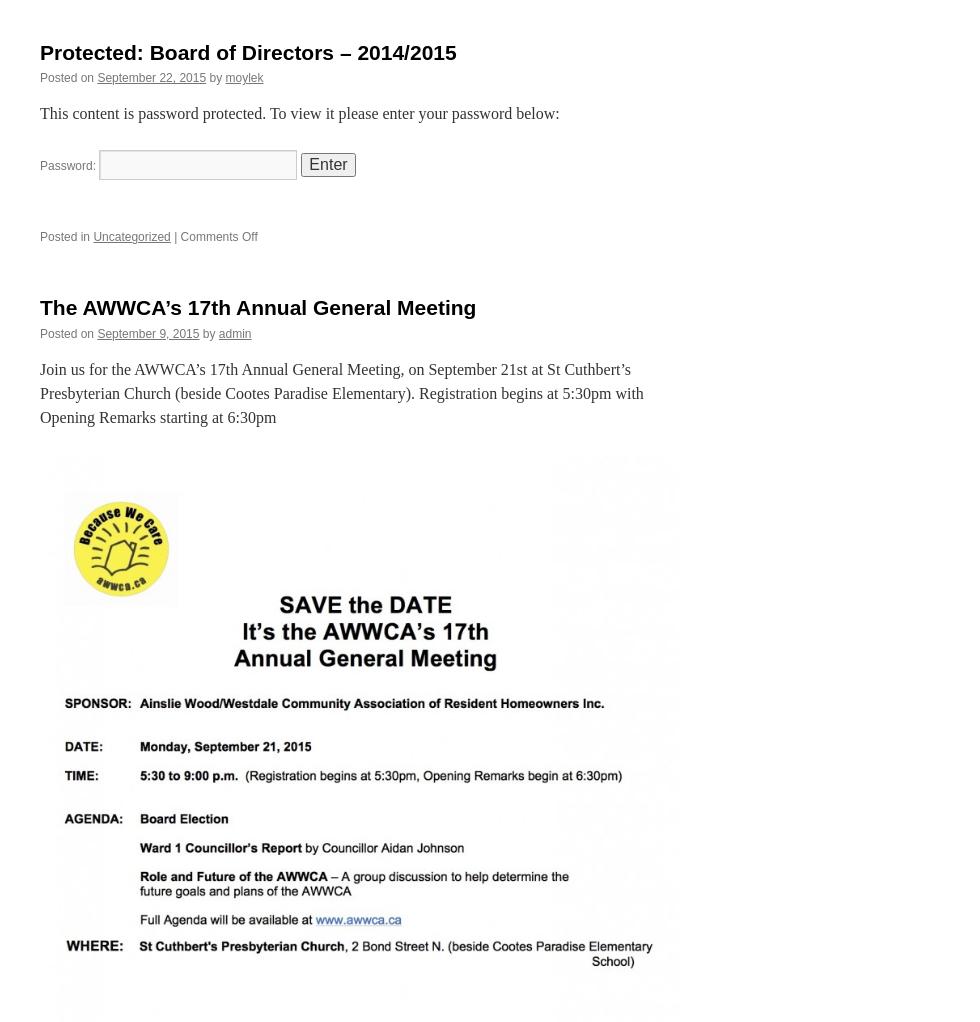 The height and width of the screenshot is (1022, 980). I want to click on 'Join us for the AWWCA’s 17th Annual General Meeting, on September 21st at St Cuthbert’s Presbyterian Church (beside Cootes Paradise Elementary). Registration begins at 5:30pm with Opening Remarks starting at 6:30pm', so click(341, 391).